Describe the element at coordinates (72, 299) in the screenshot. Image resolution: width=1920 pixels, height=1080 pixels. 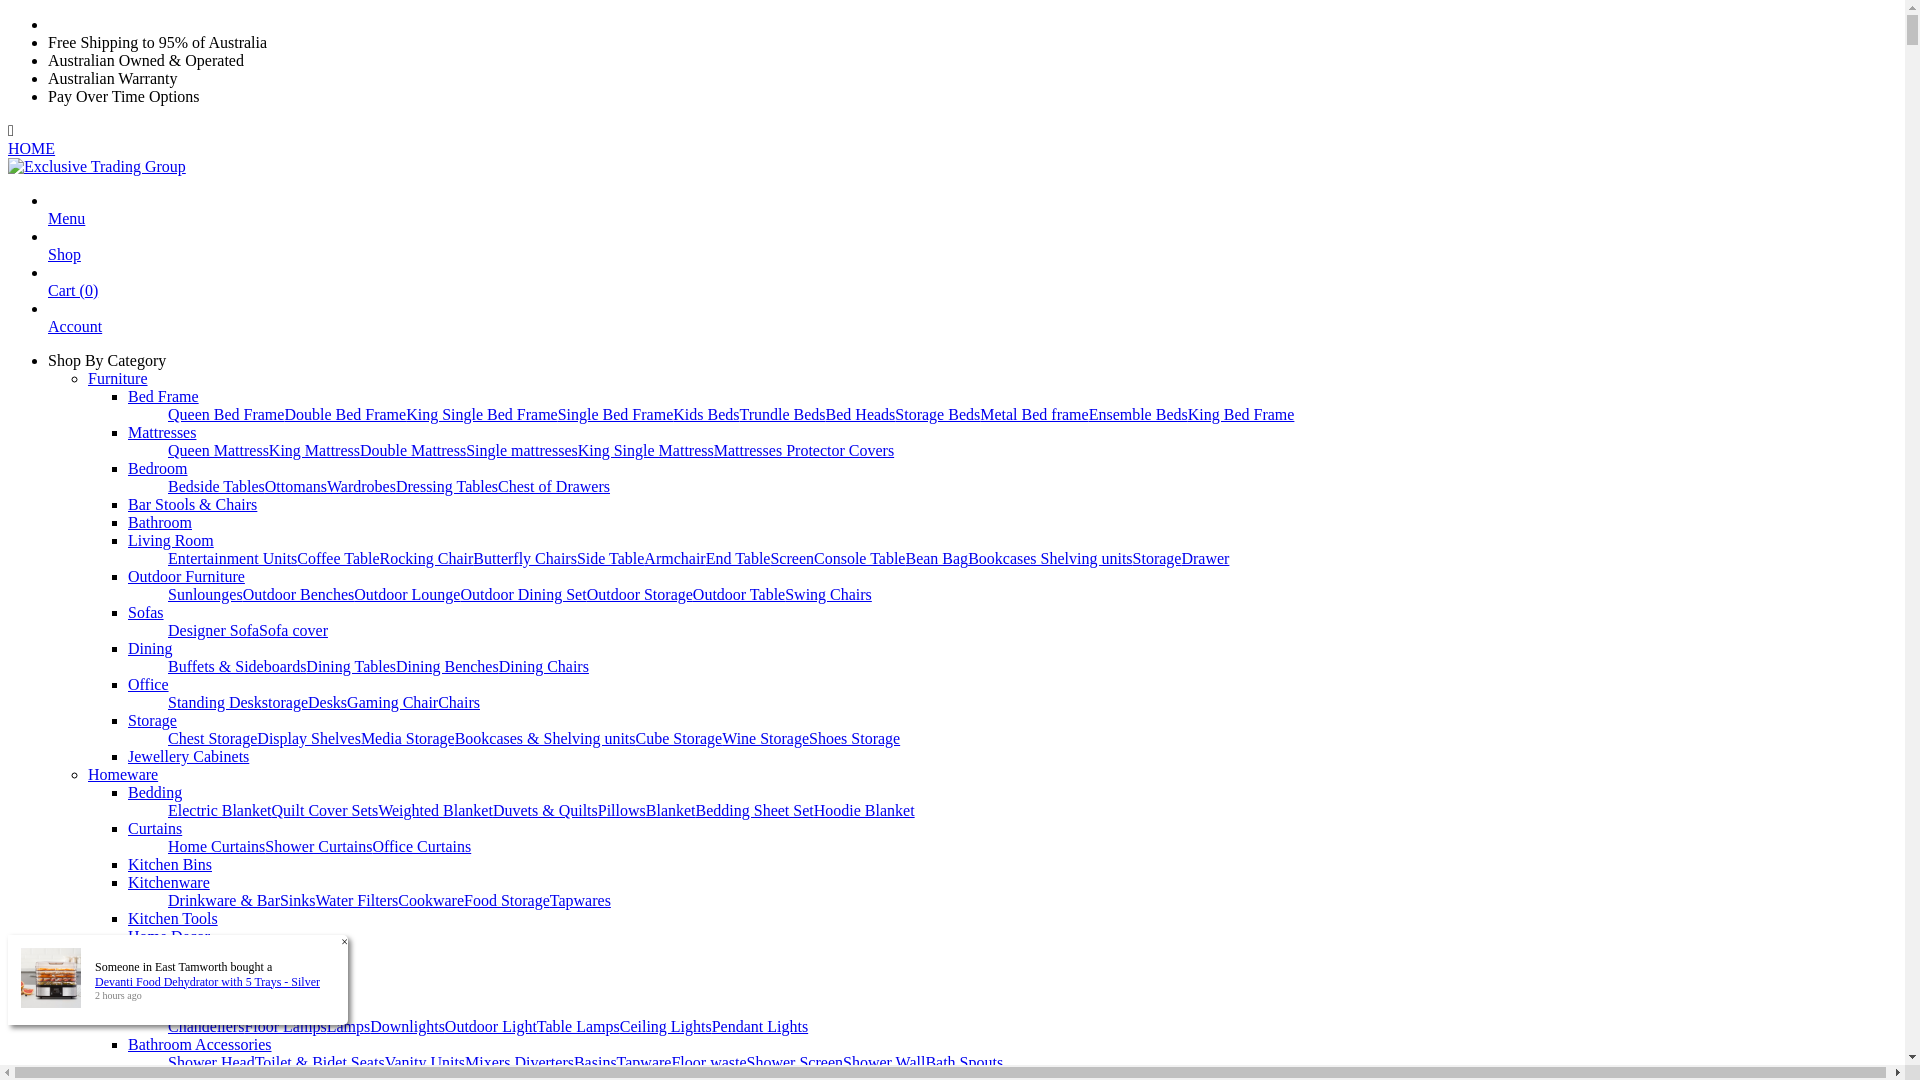
I see `'Cart (0)'` at that location.